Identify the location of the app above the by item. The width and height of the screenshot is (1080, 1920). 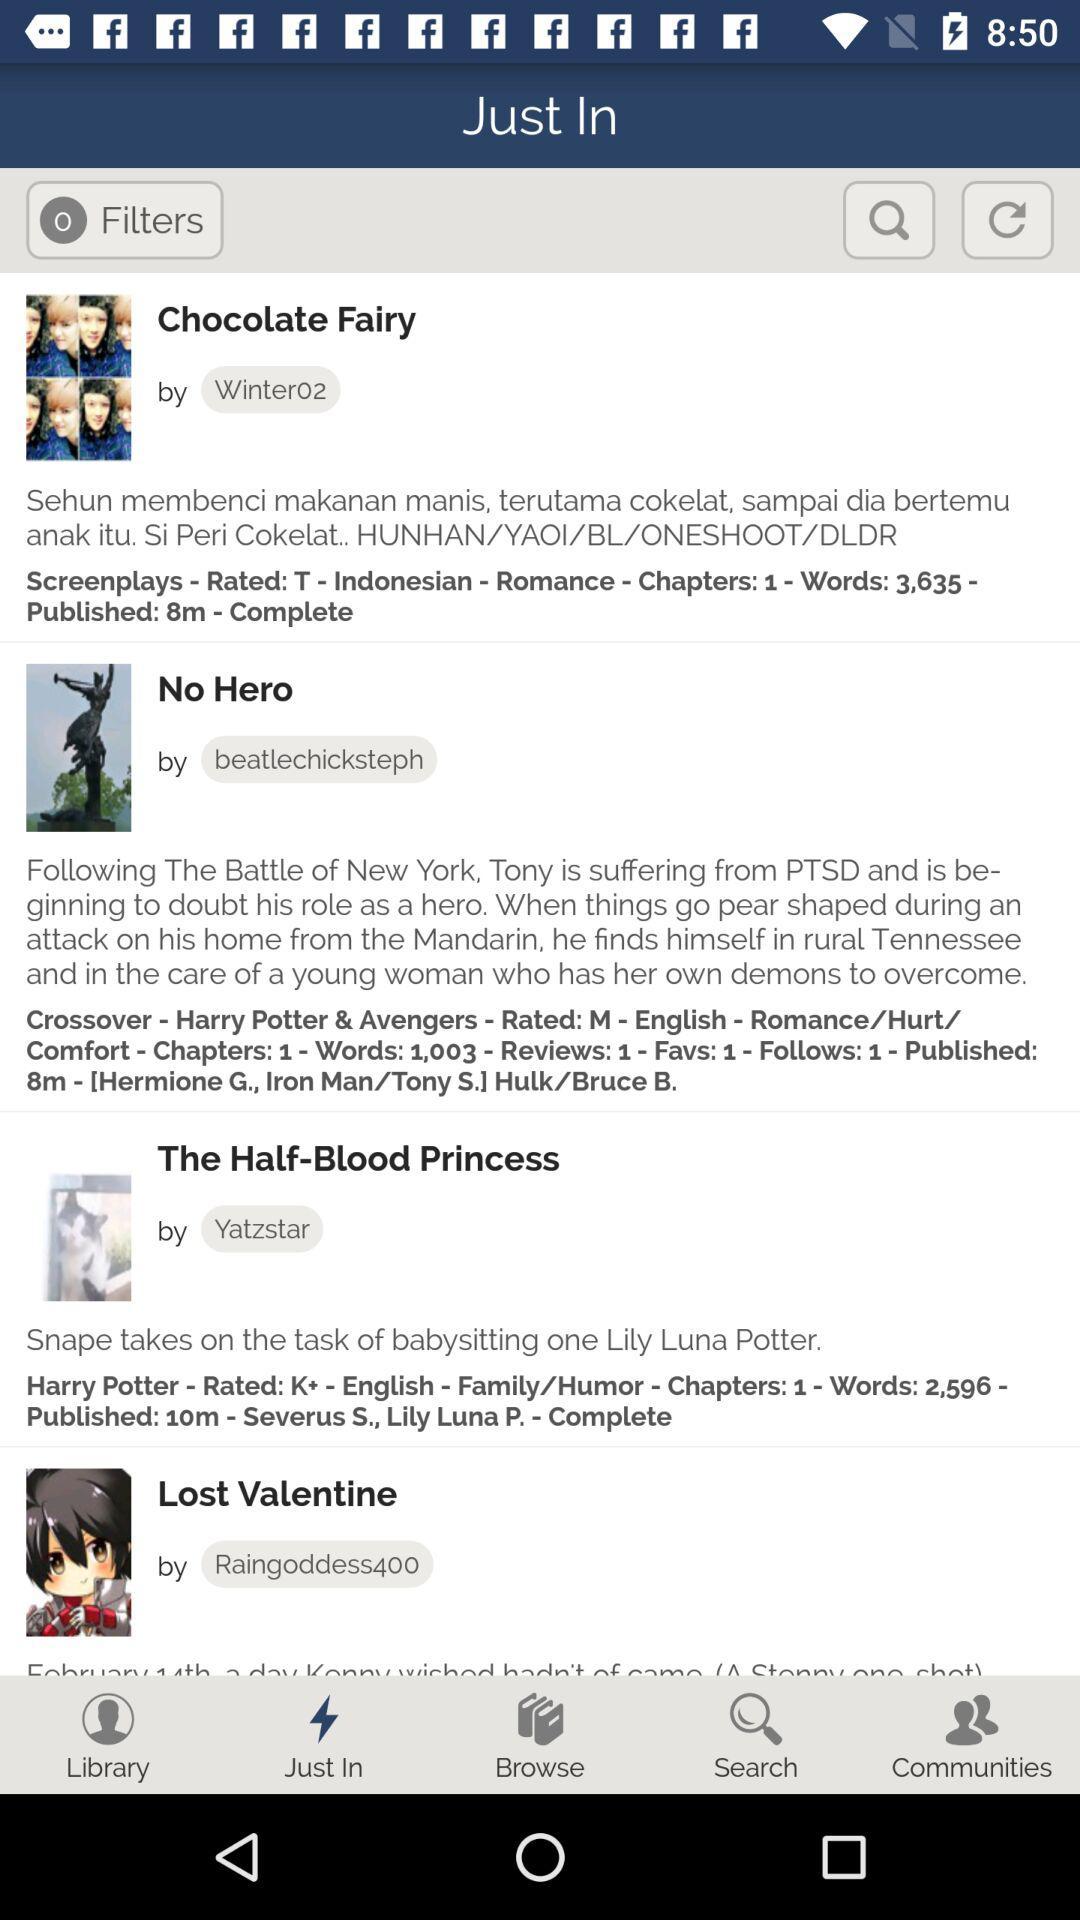
(617, 689).